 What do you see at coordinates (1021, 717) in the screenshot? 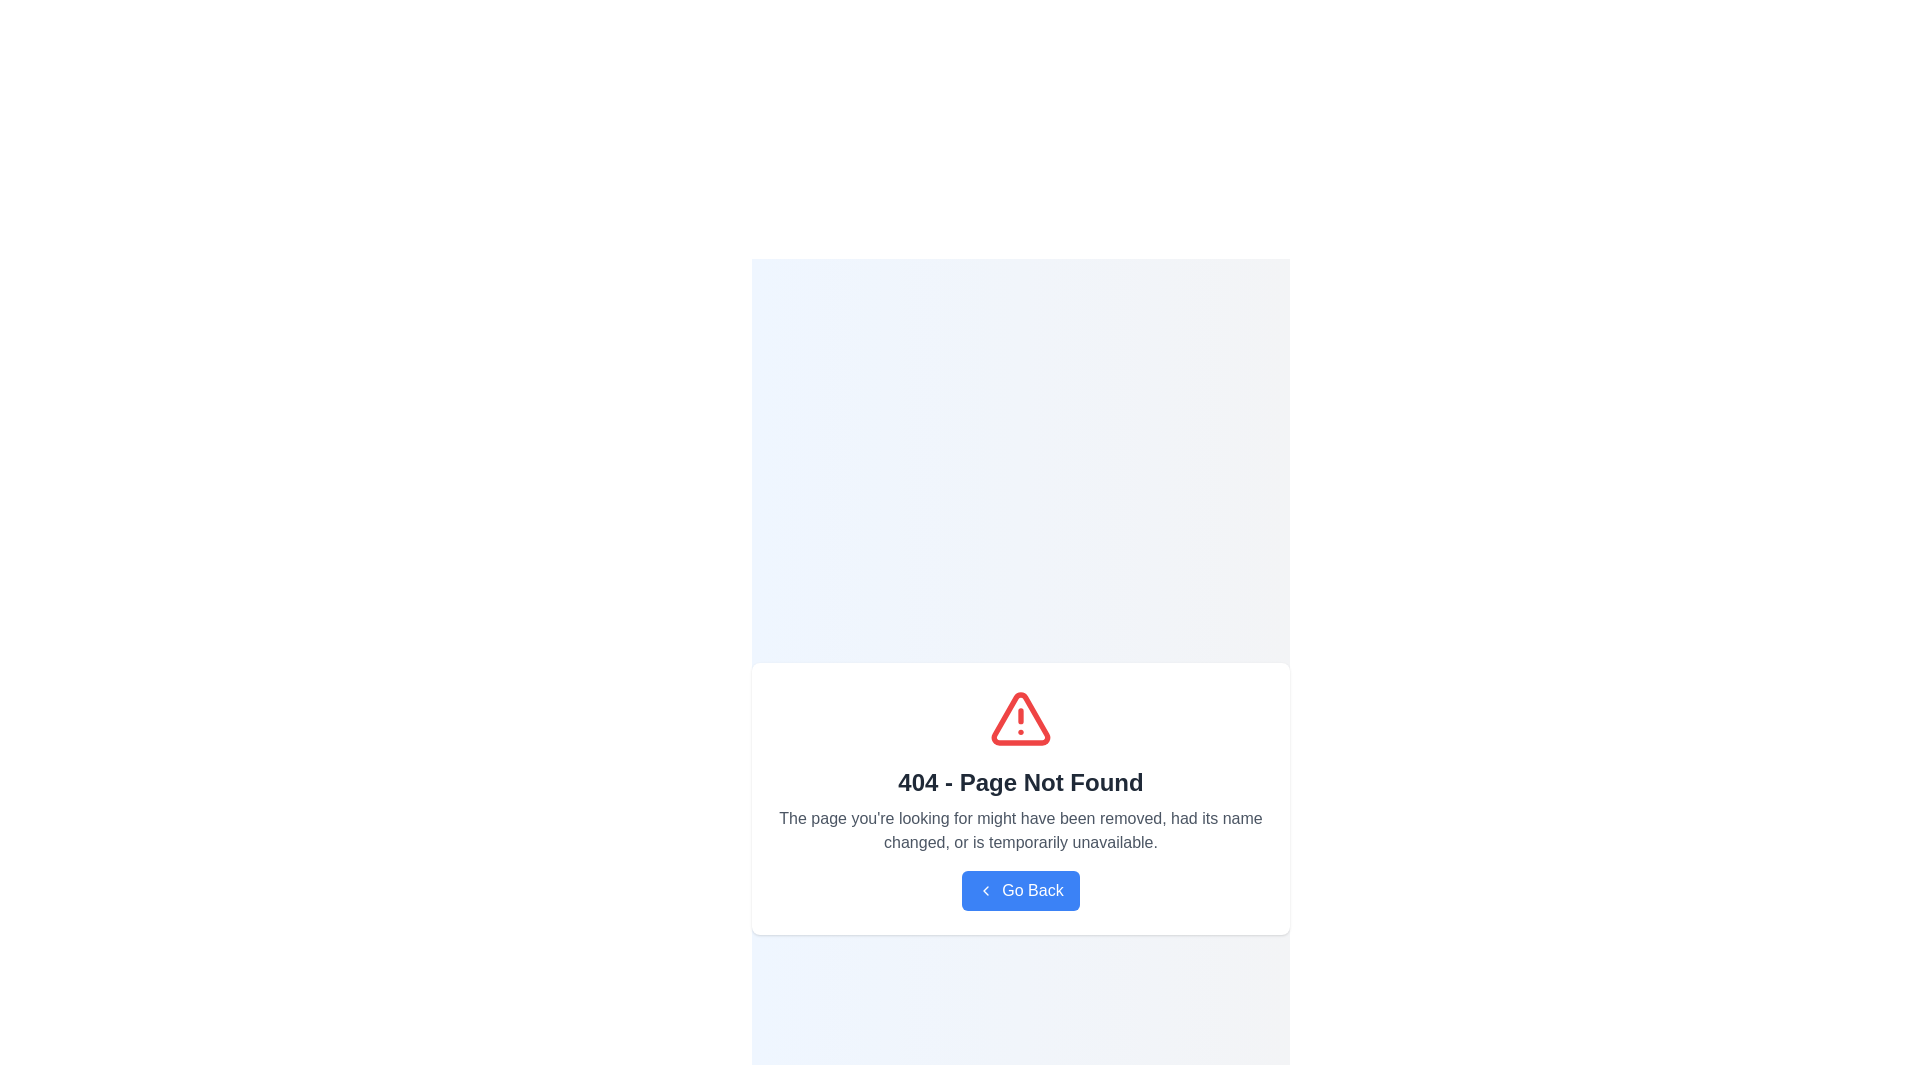
I see `the error alert icon located at the top part of the central panel, directly above the '404 - Page Not Found' heading` at bounding box center [1021, 717].